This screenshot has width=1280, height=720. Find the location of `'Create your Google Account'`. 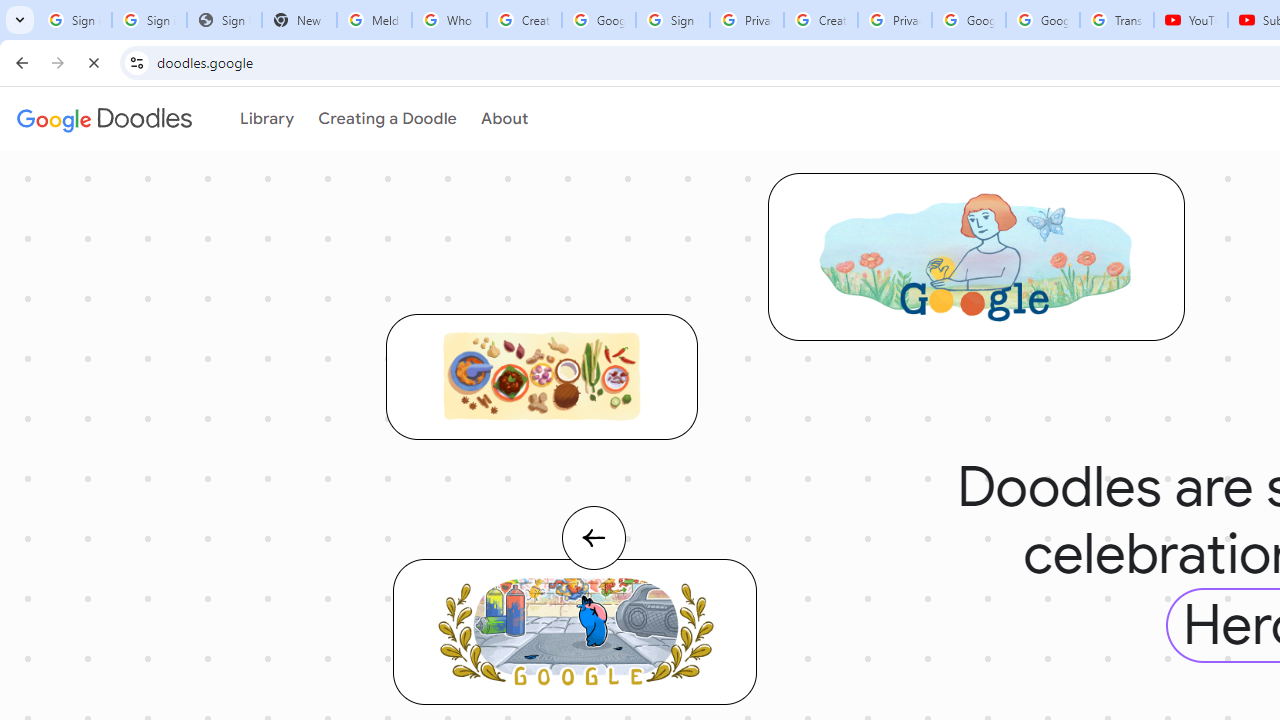

'Create your Google Account' is located at coordinates (820, 20).